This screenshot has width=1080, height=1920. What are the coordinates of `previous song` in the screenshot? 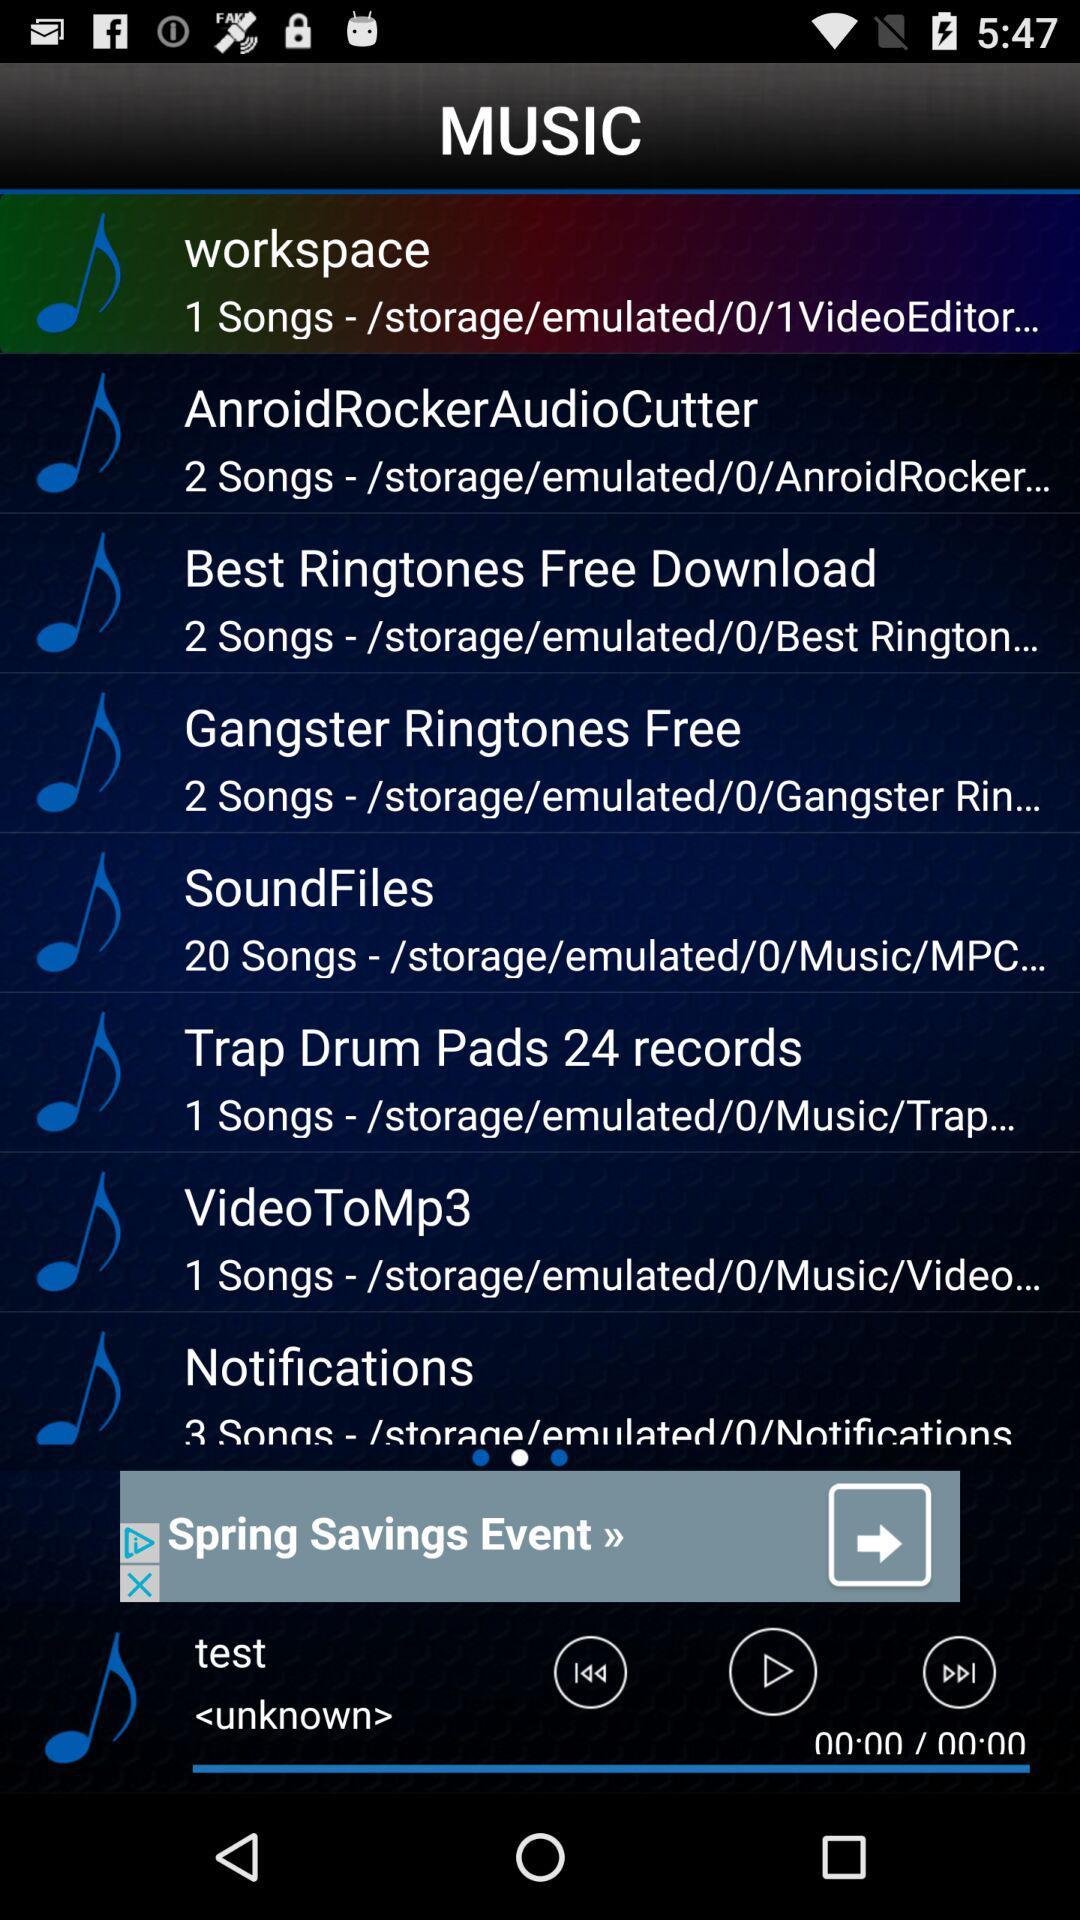 It's located at (575, 1680).